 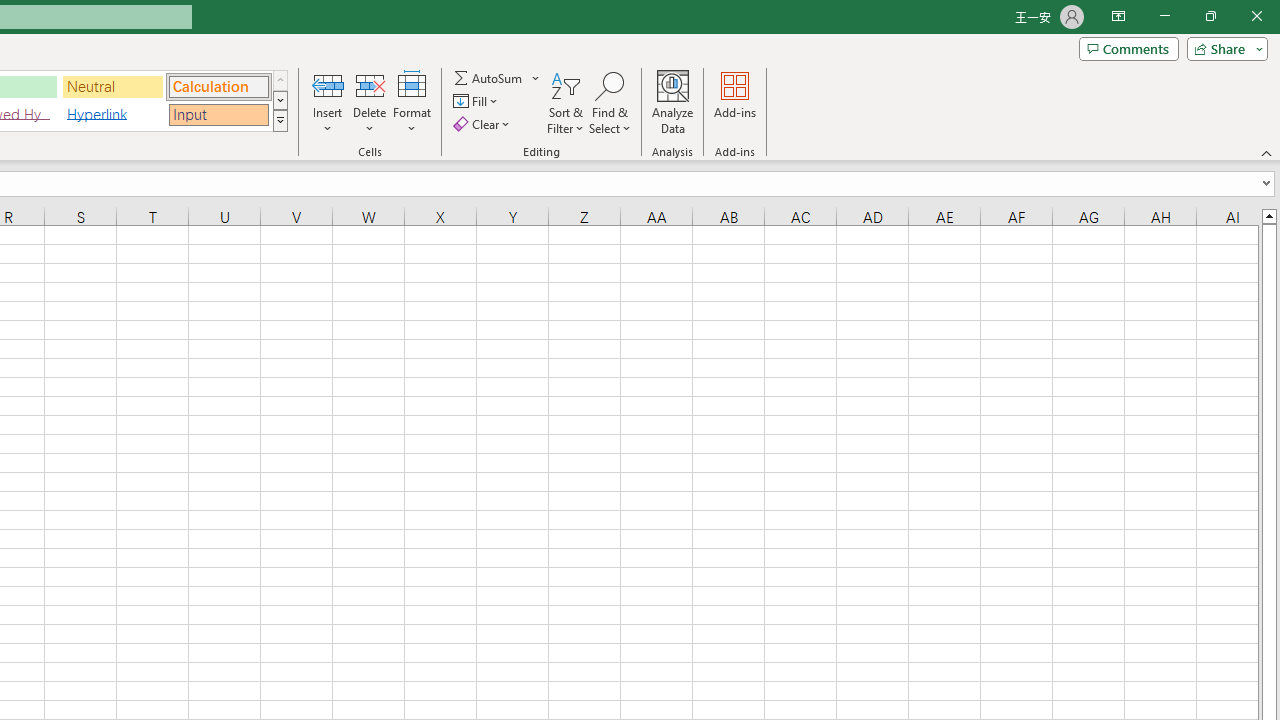 I want to click on 'Sum', so click(x=489, y=77).